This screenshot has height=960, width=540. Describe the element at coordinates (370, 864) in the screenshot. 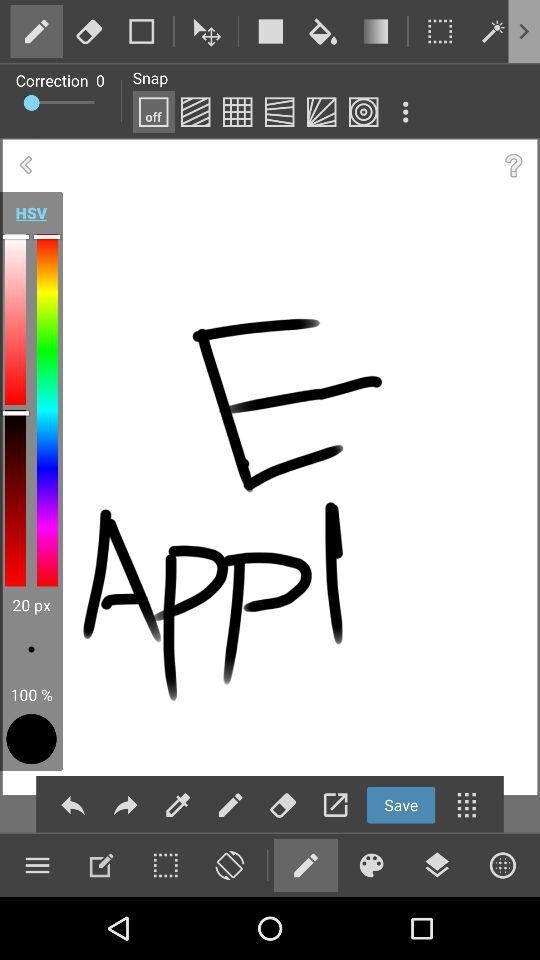

I see `color palate` at that location.